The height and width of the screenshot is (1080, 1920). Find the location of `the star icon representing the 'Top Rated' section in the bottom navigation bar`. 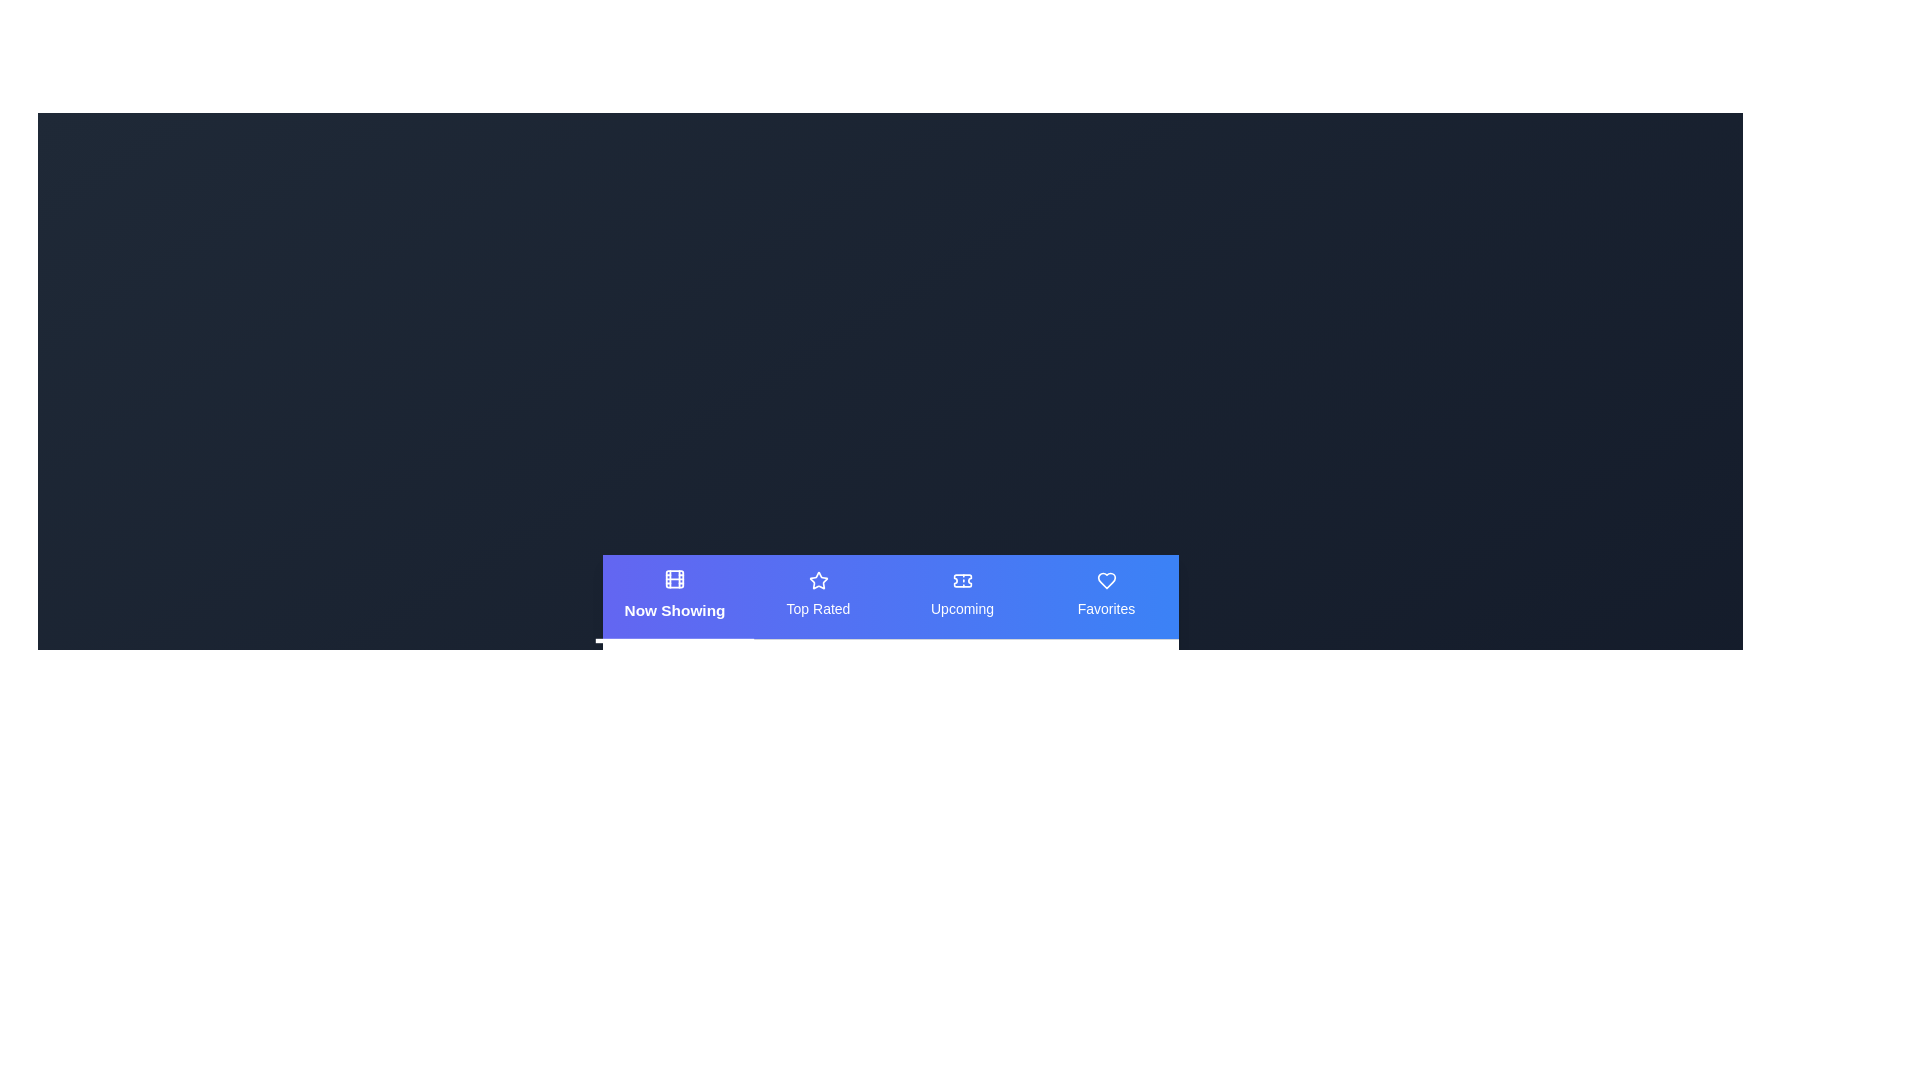

the star icon representing the 'Top Rated' section in the bottom navigation bar is located at coordinates (818, 580).